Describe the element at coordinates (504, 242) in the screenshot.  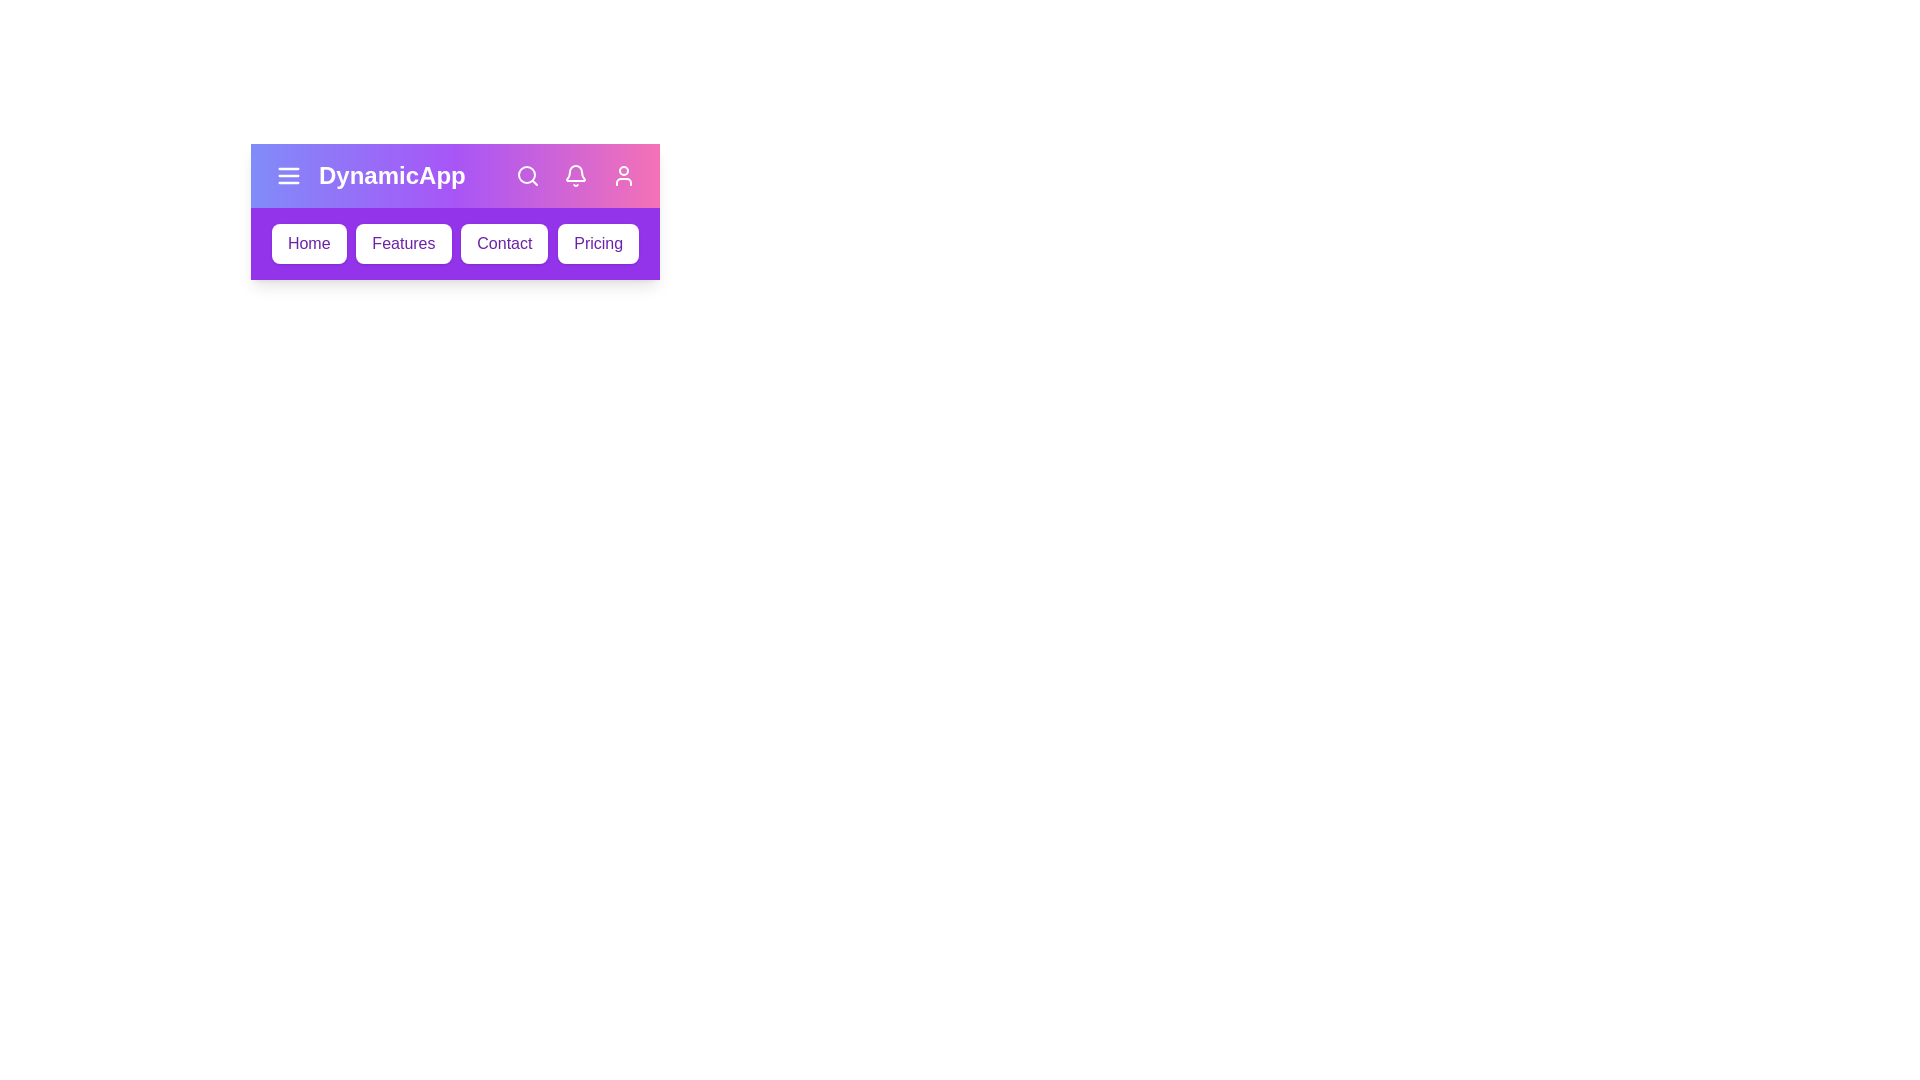
I see `the Contact tab to navigate to the corresponding section` at that location.